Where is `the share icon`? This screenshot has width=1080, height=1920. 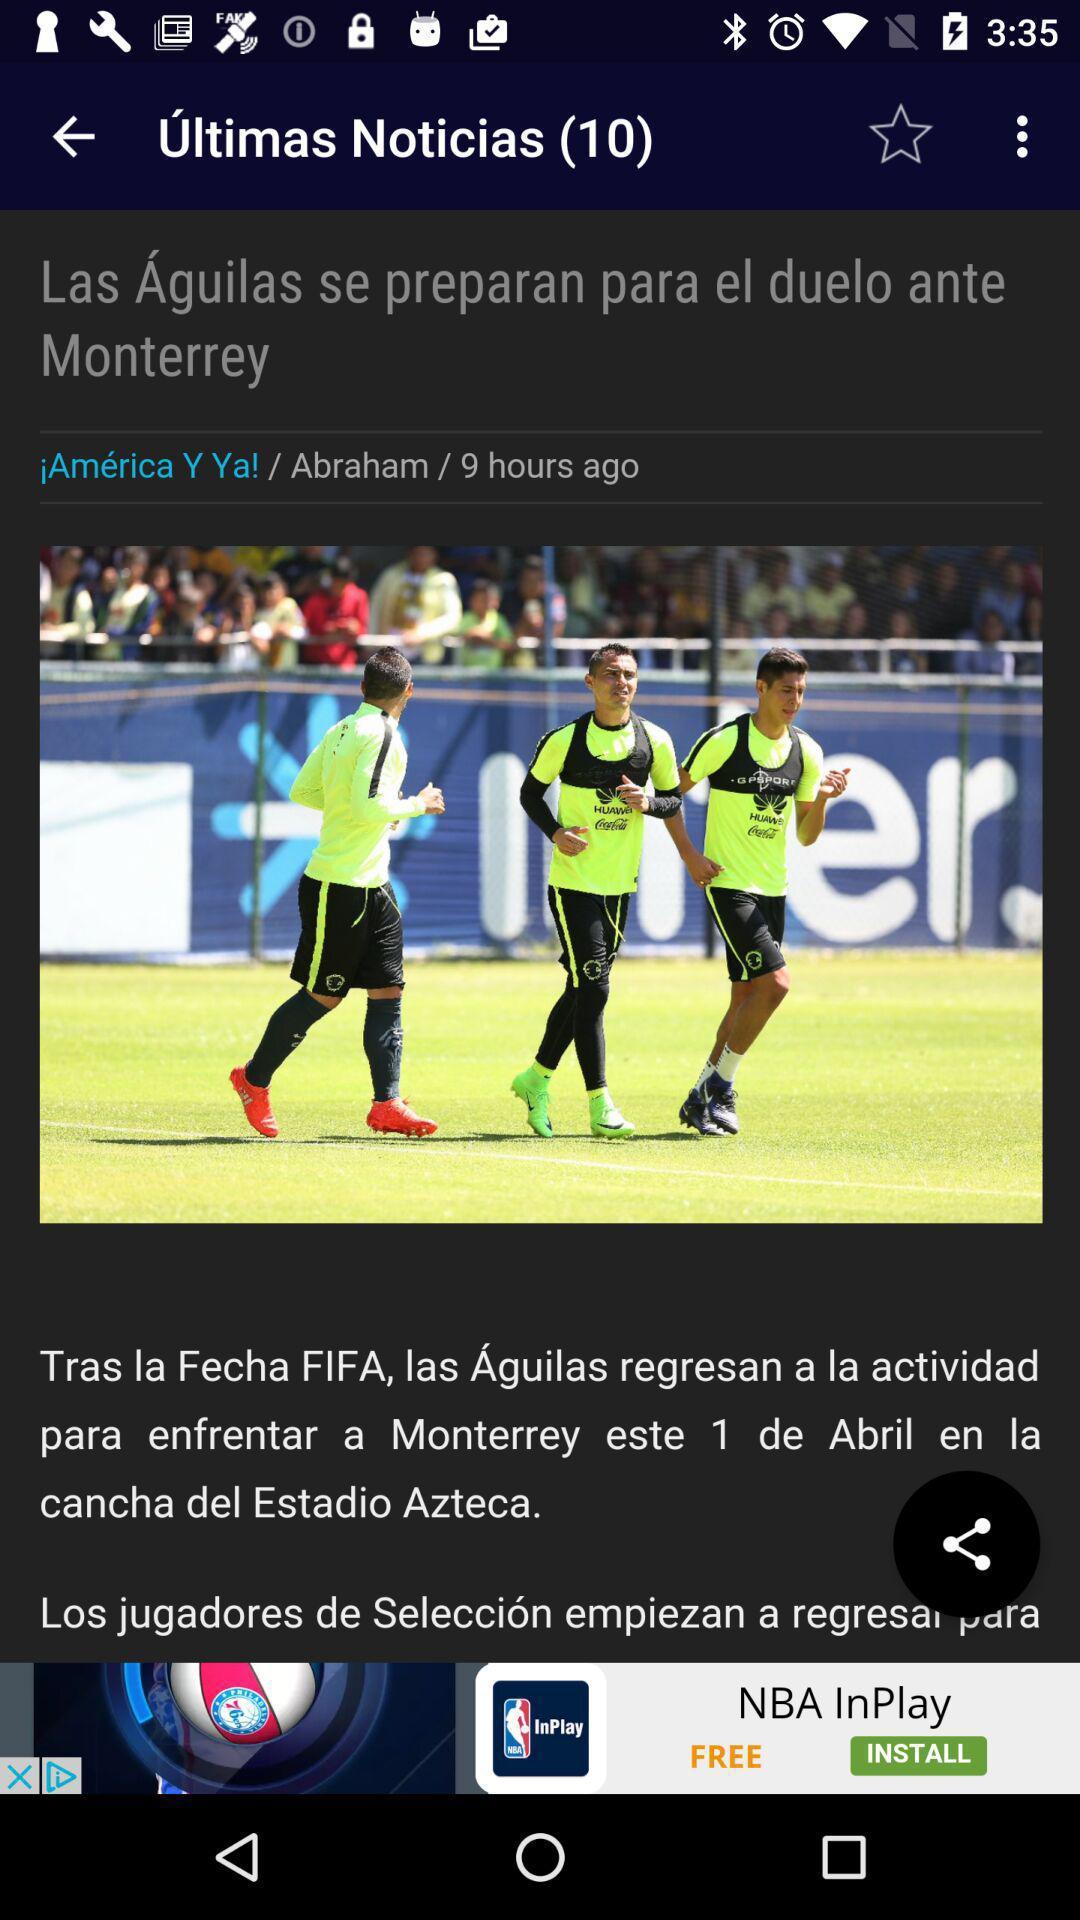
the share icon is located at coordinates (965, 1543).